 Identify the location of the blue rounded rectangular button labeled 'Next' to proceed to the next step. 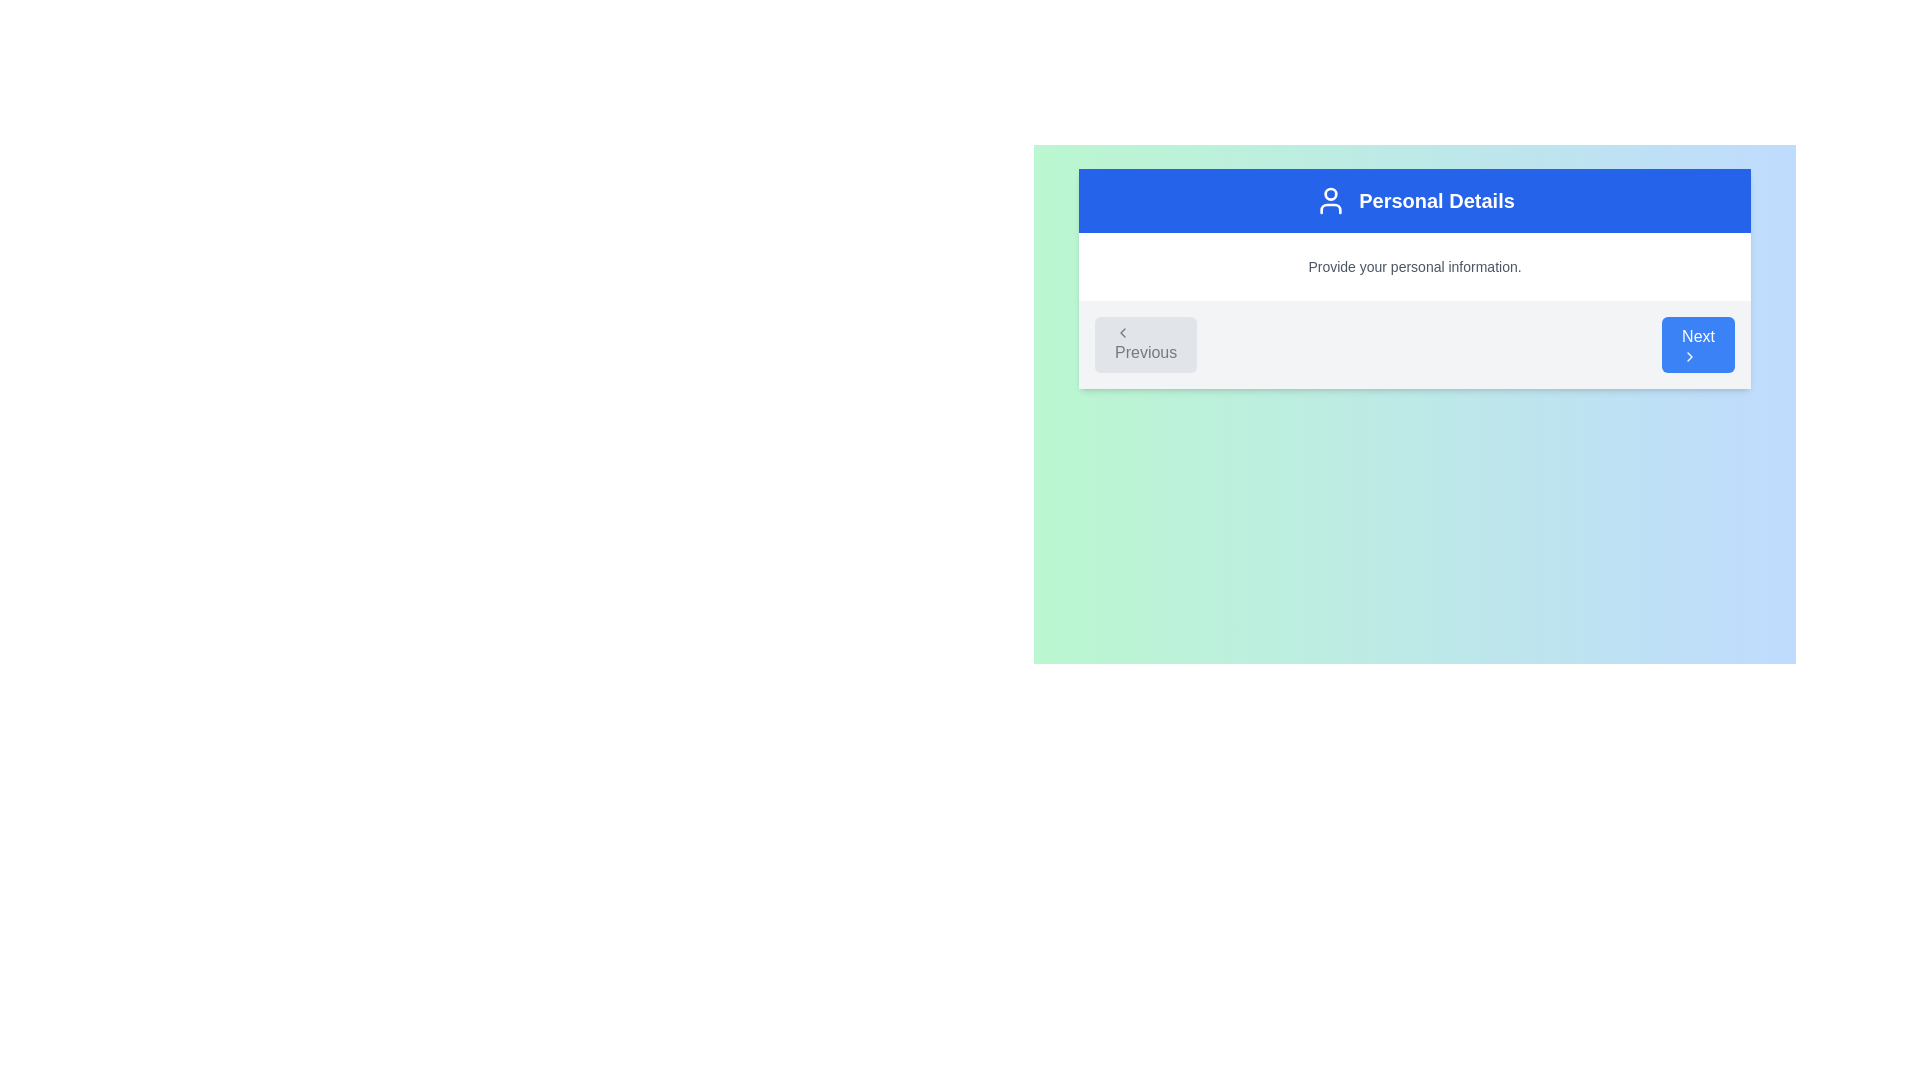
(1697, 343).